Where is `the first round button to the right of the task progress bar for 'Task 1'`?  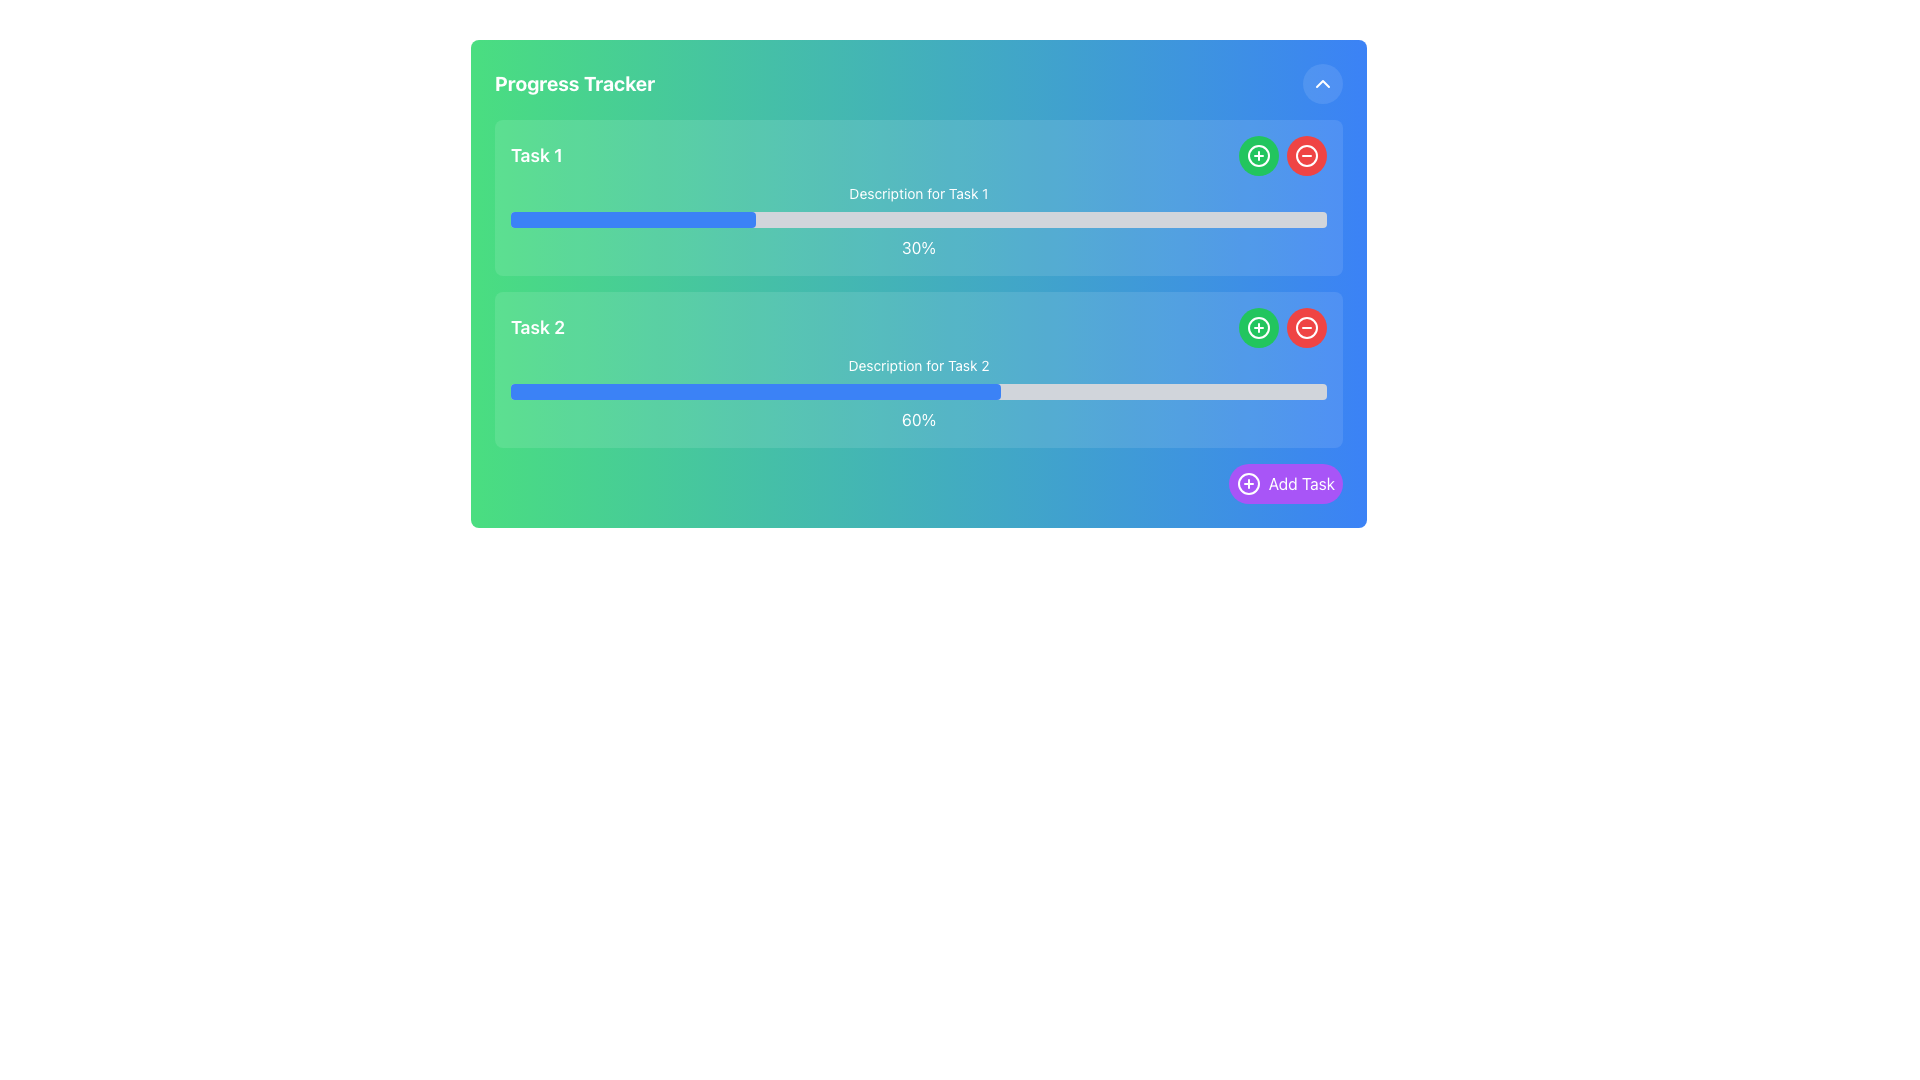 the first round button to the right of the task progress bar for 'Task 1' is located at coordinates (1257, 154).